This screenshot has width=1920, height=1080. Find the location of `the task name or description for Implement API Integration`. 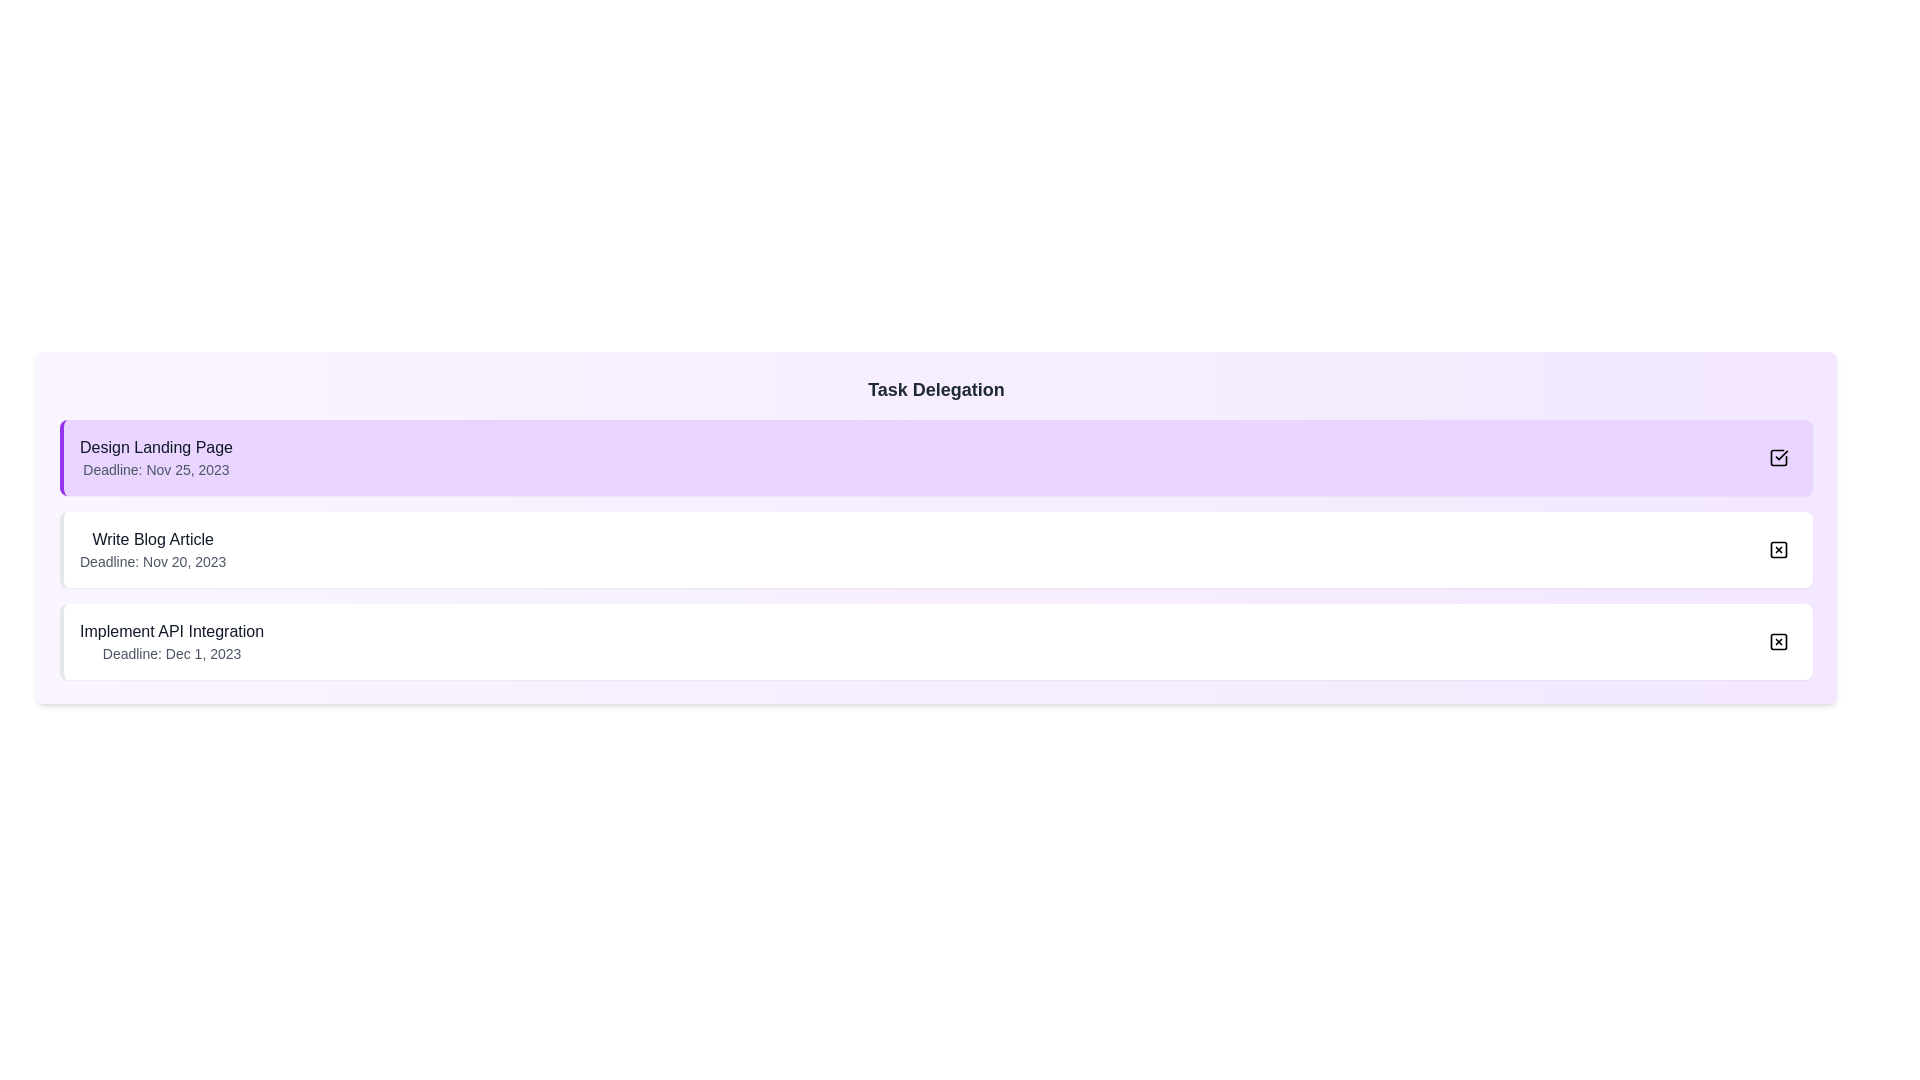

the task name or description for Implement API Integration is located at coordinates (172, 641).